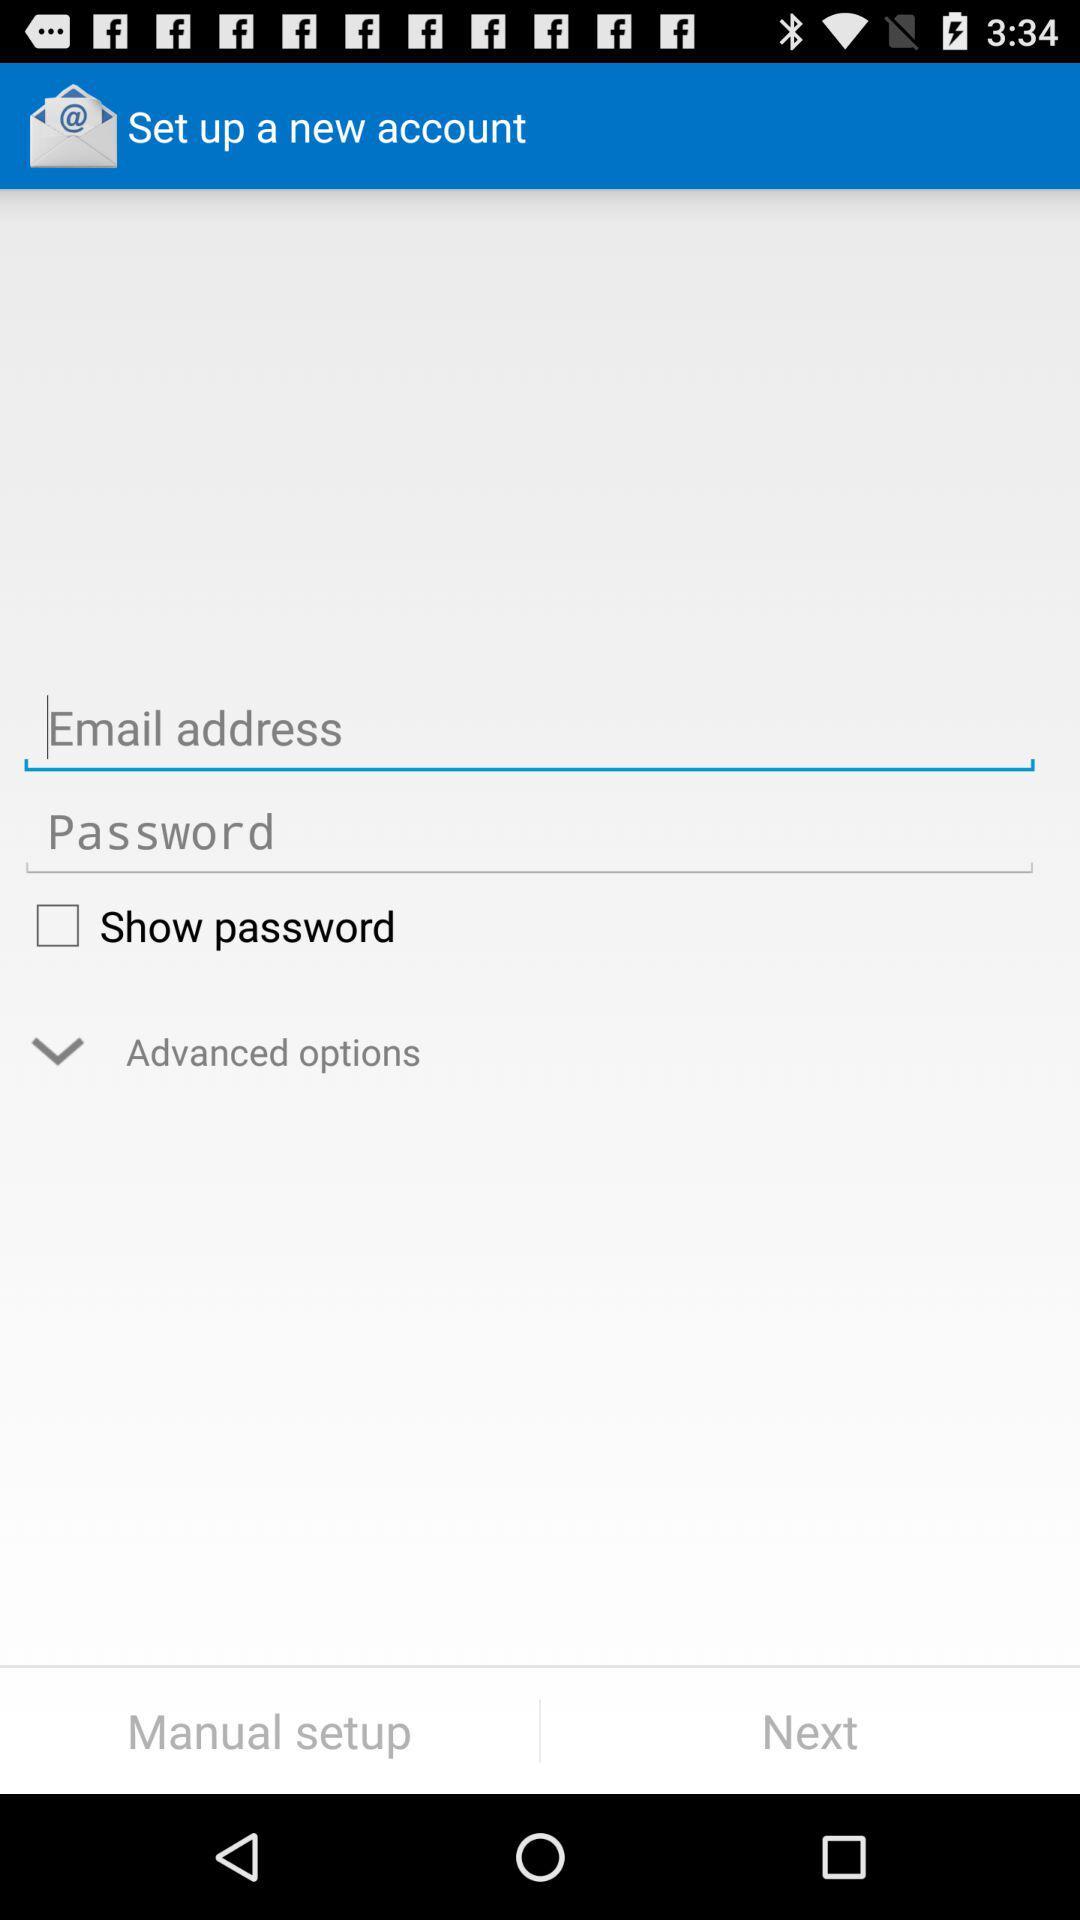 The height and width of the screenshot is (1920, 1080). I want to click on button to the right of the manual setup button, so click(810, 1730).